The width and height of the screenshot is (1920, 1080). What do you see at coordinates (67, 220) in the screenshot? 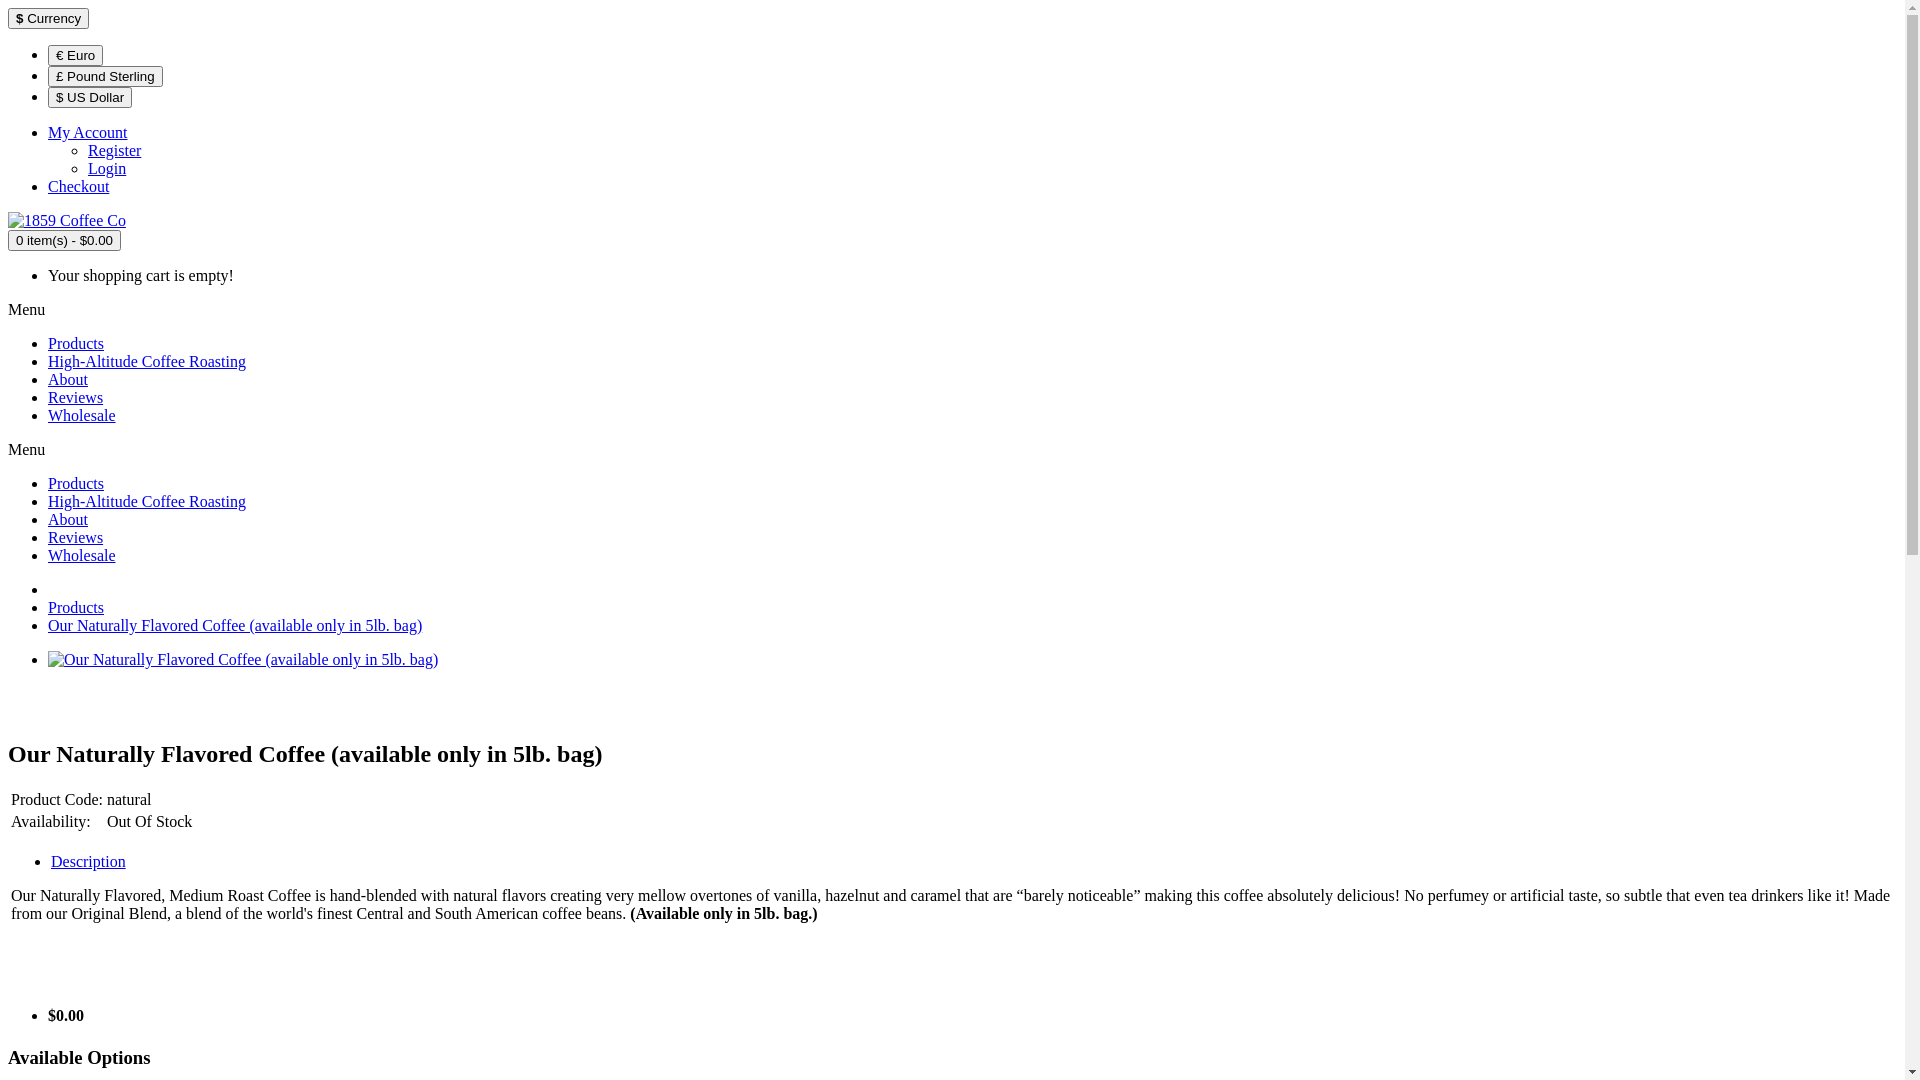
I see `'1859 Coffee Co'` at bounding box center [67, 220].